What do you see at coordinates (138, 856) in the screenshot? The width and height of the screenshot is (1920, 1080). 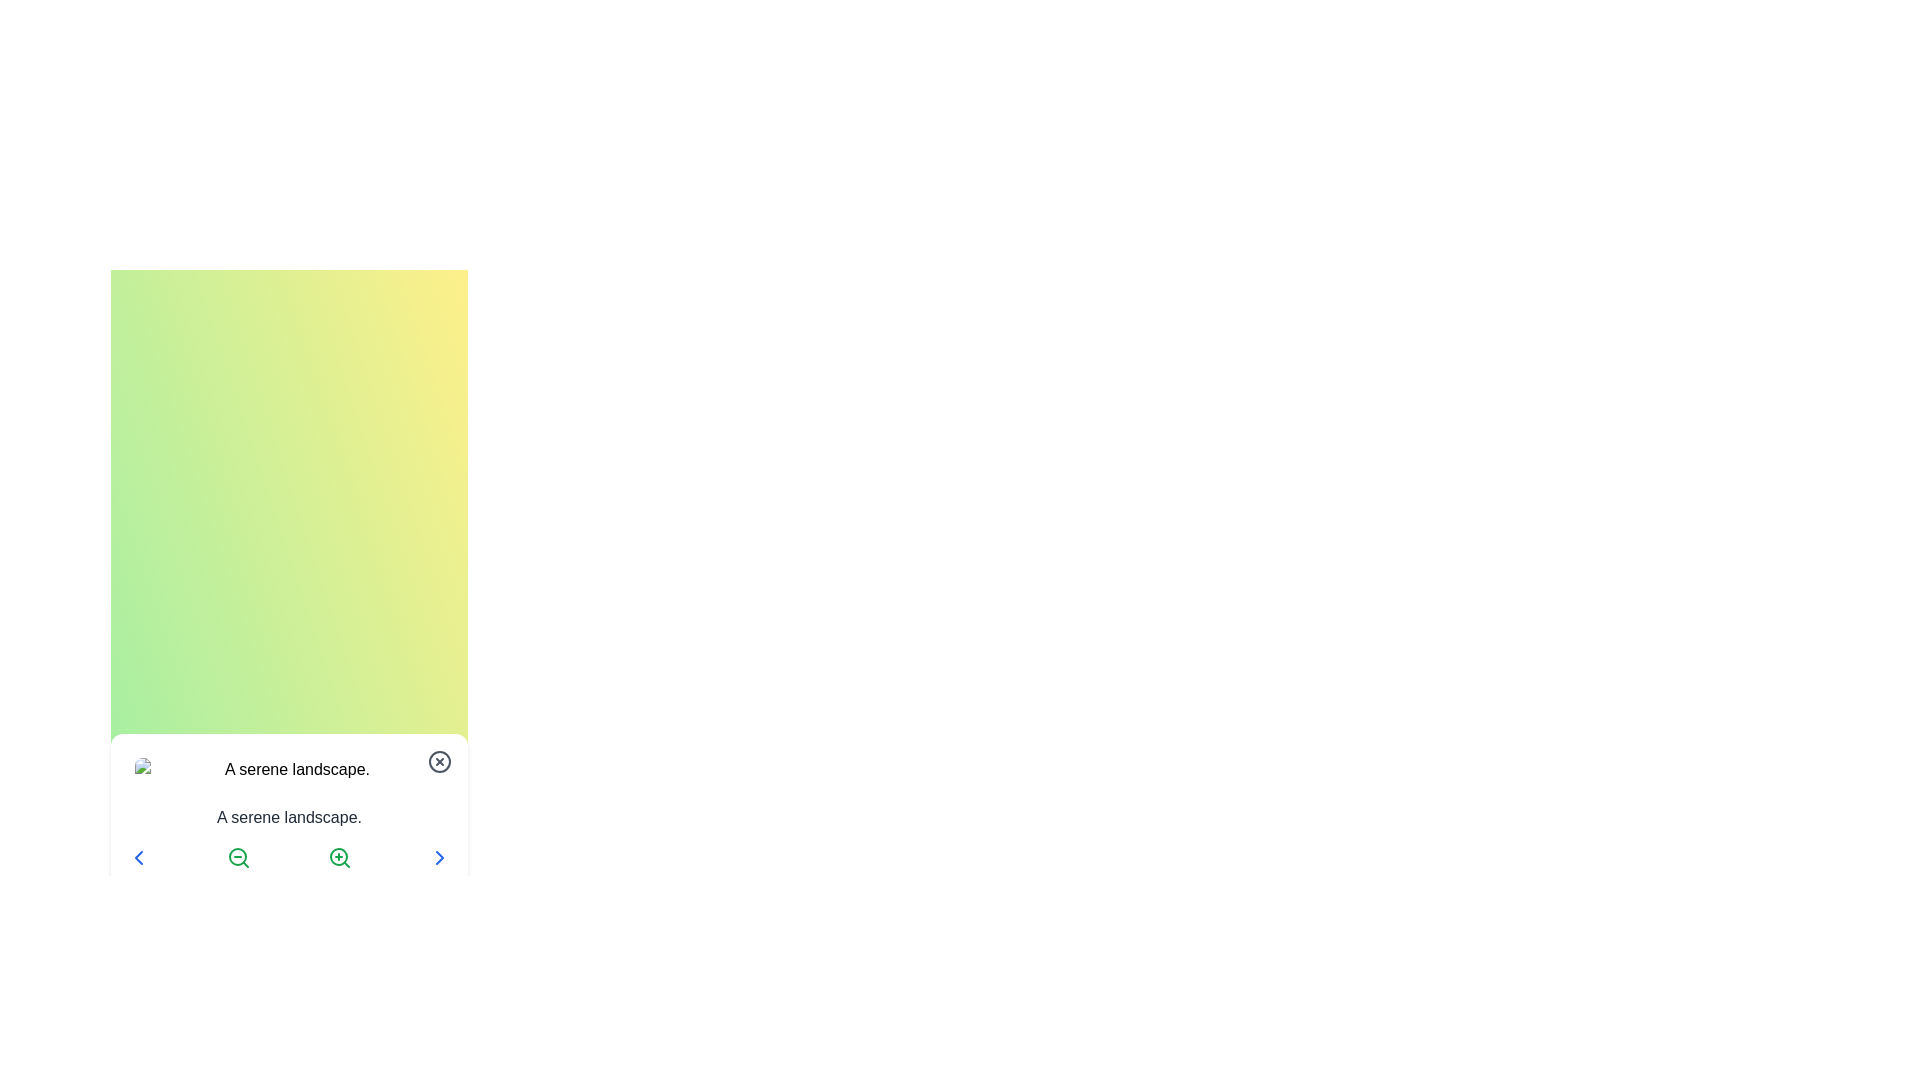 I see `the left-facing chevron icon in SVG format` at bounding box center [138, 856].